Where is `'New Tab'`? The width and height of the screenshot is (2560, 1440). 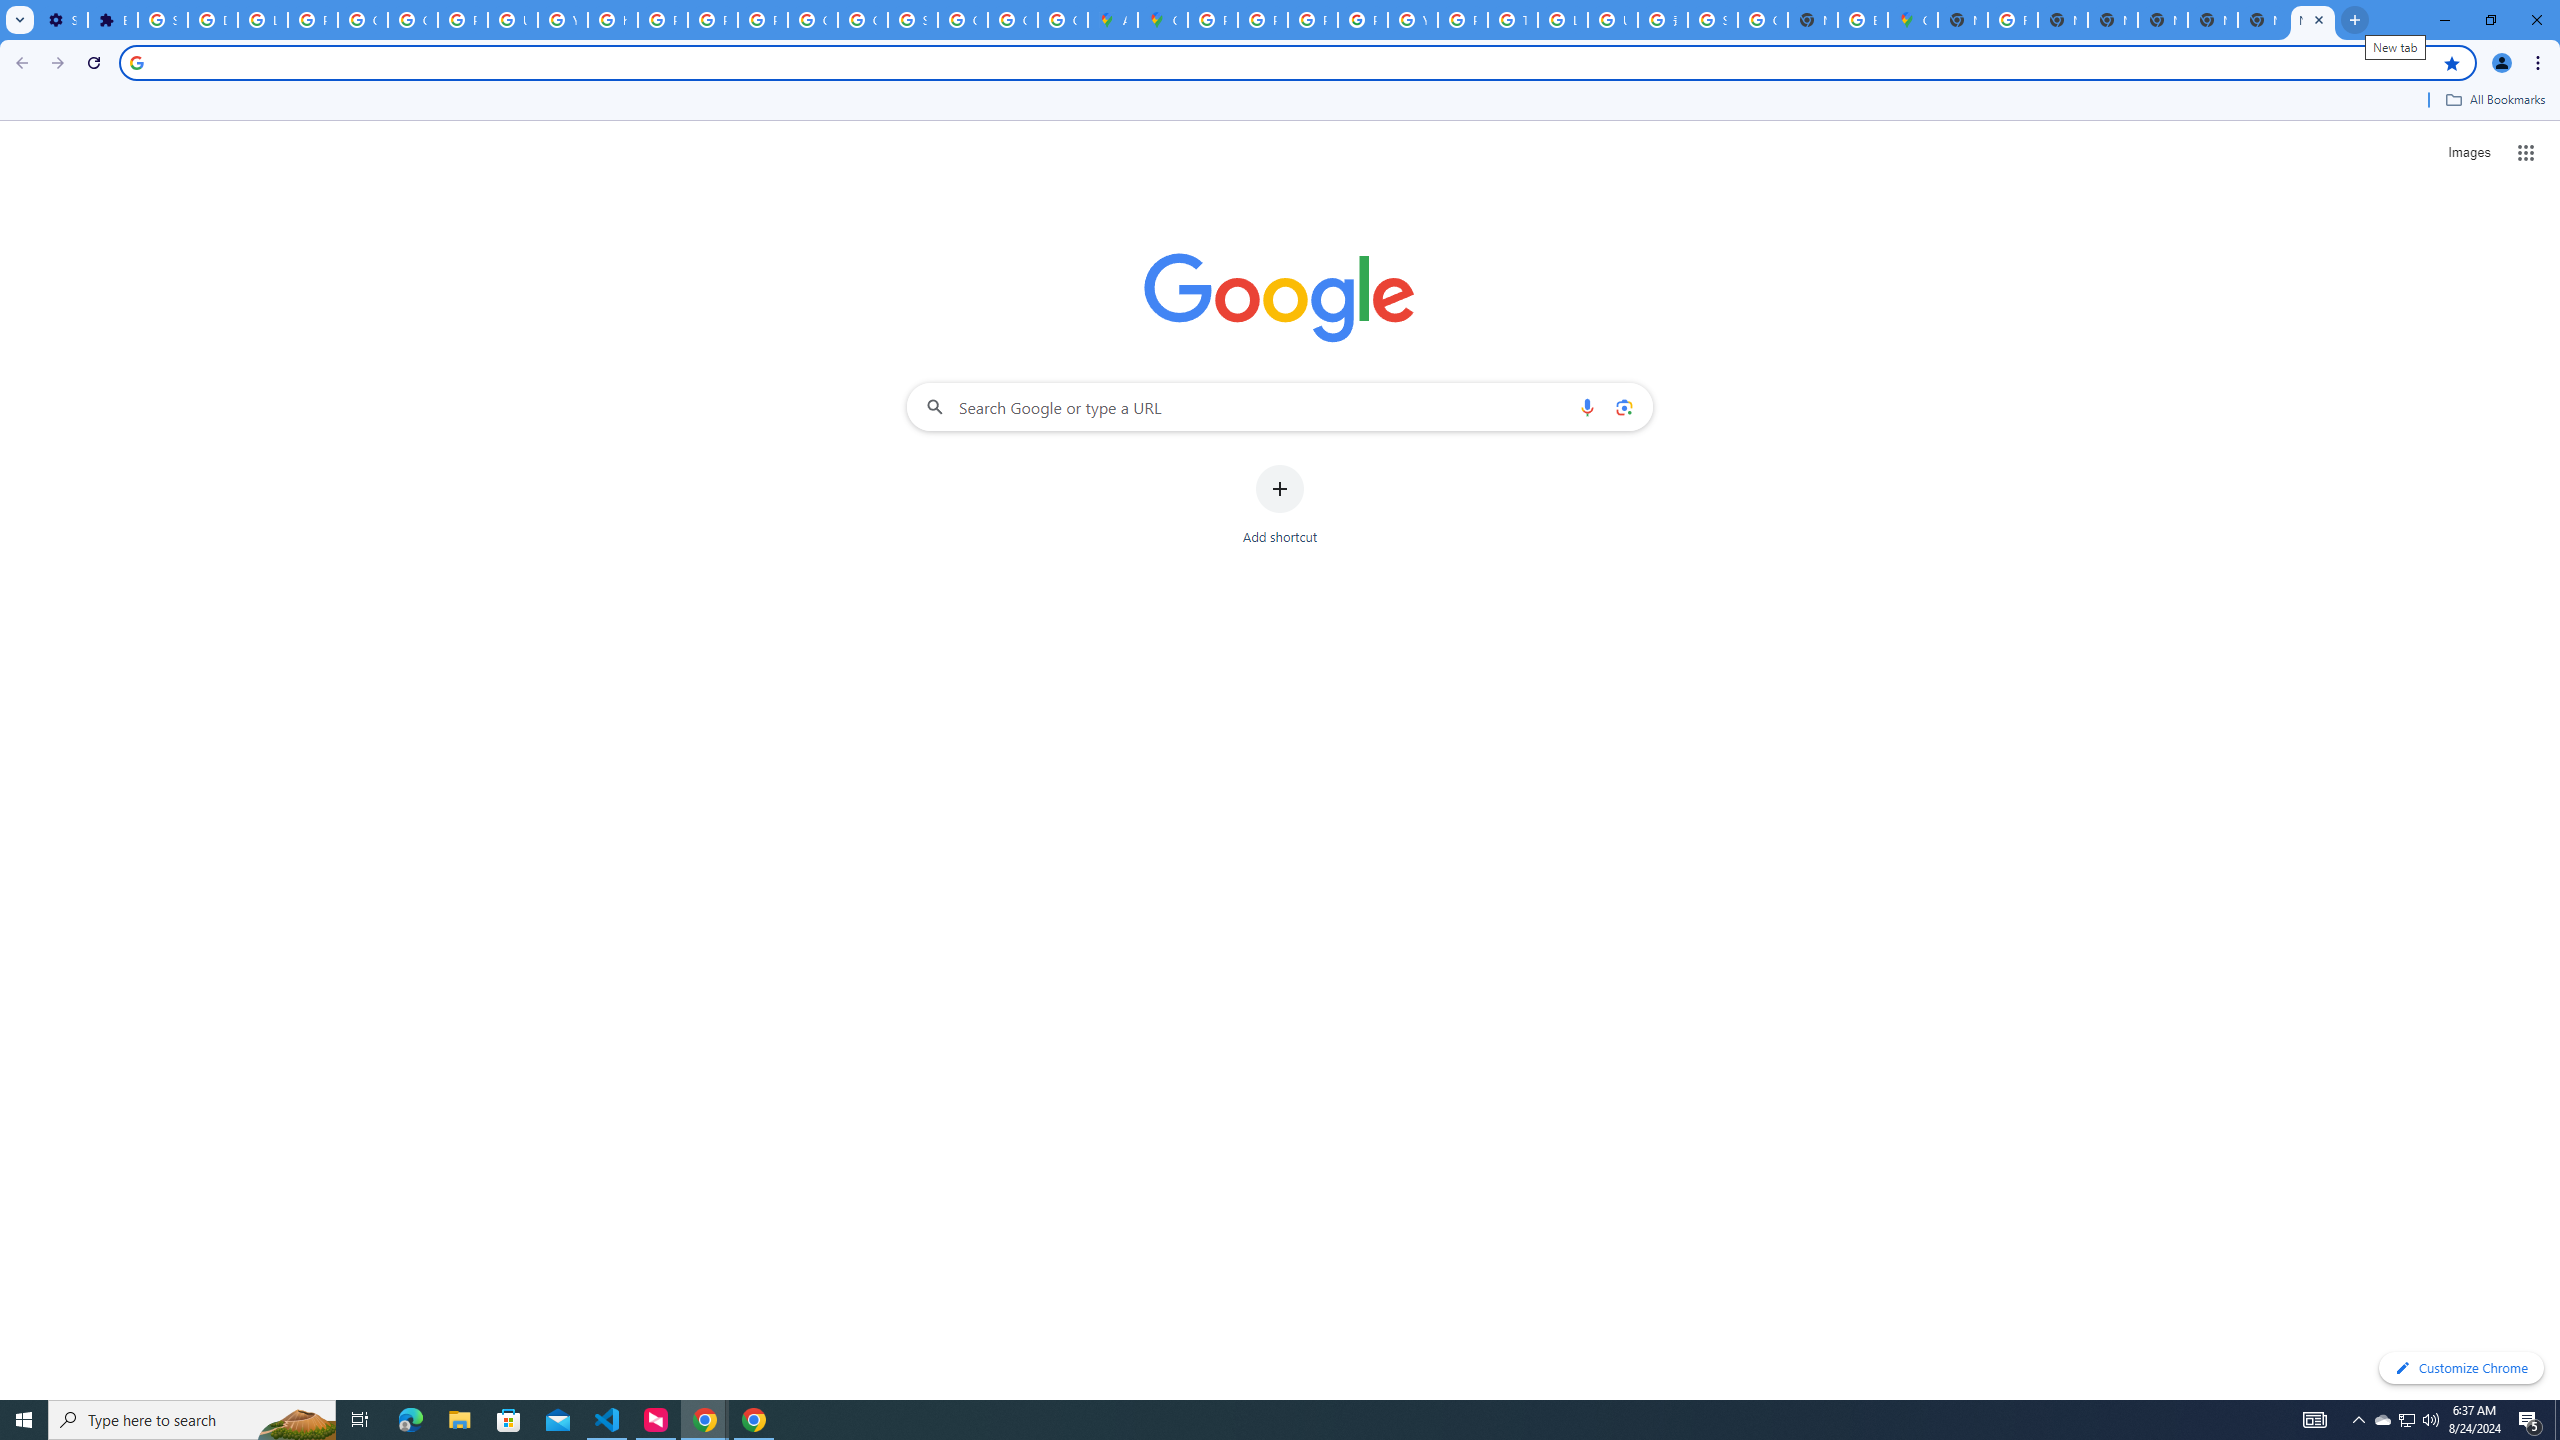
'New Tab' is located at coordinates (2213, 19).